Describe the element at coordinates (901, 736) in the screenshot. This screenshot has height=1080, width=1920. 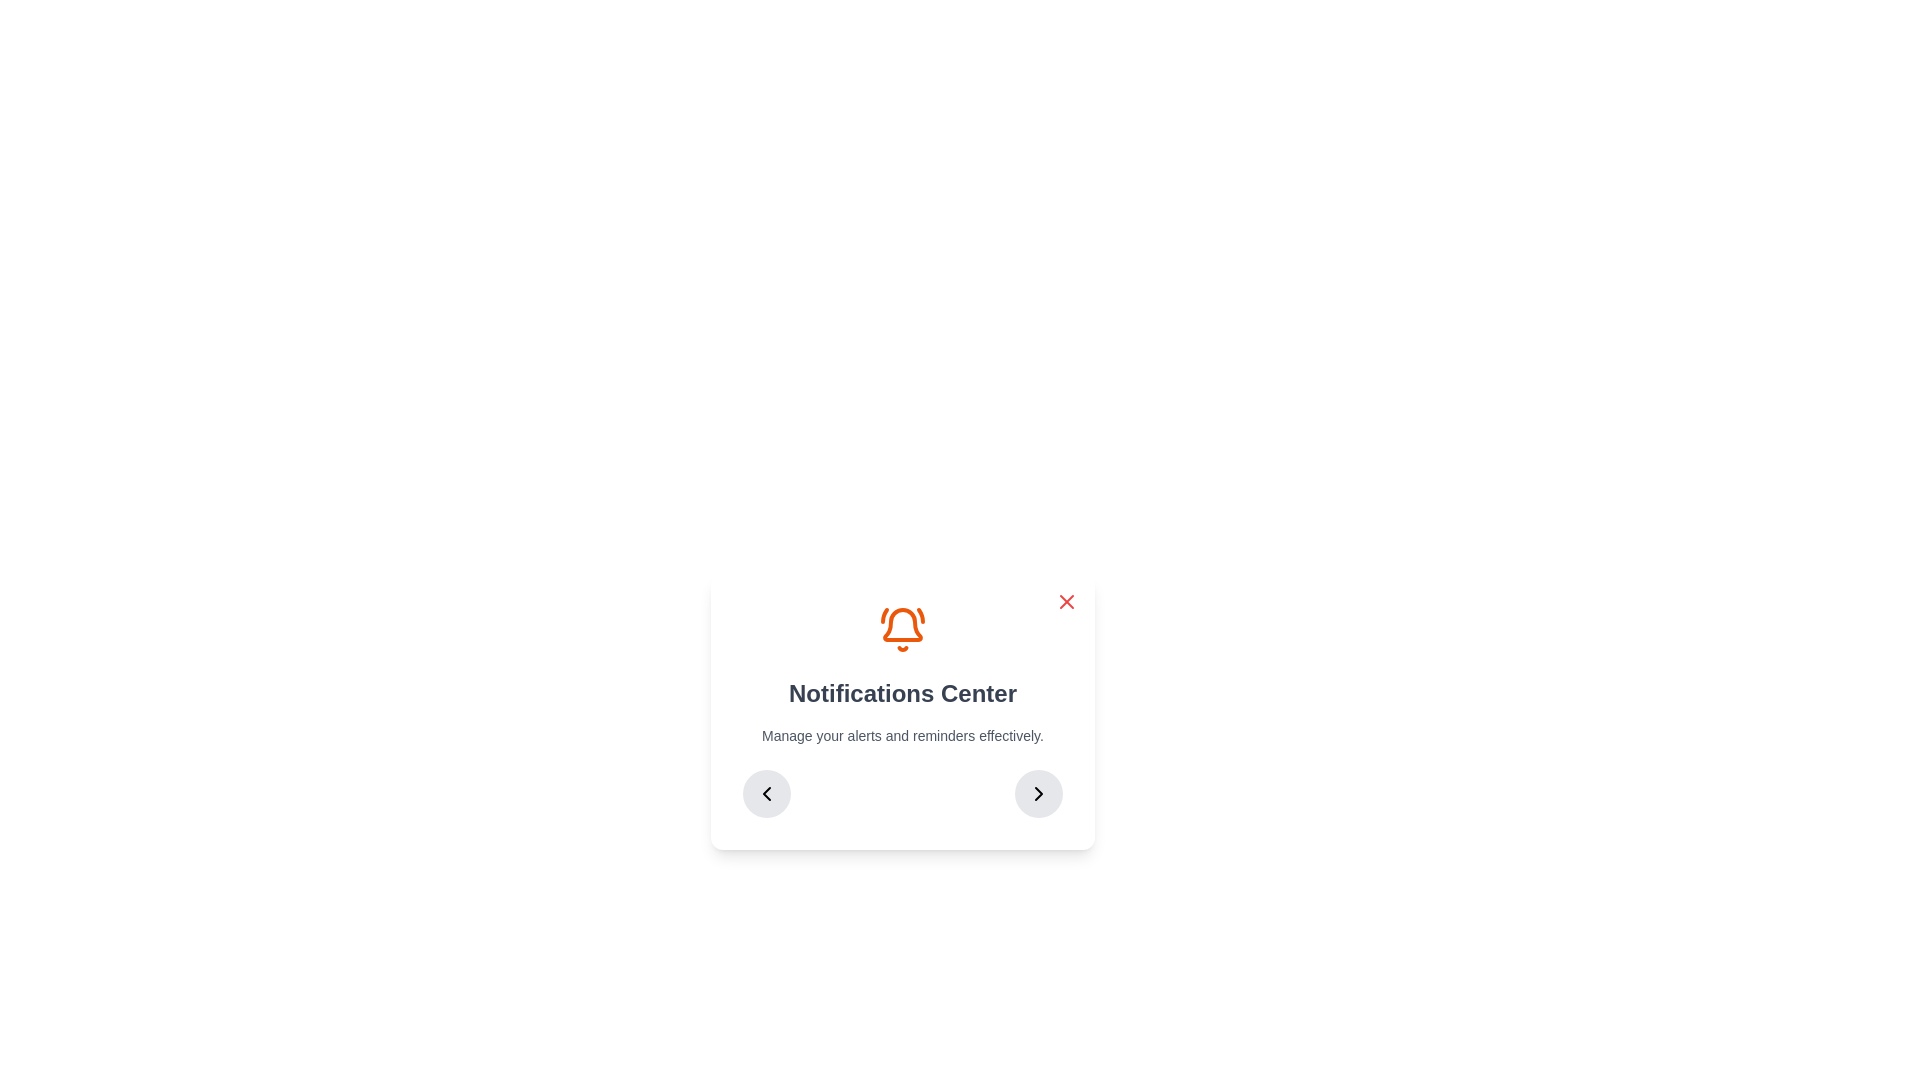
I see `text label that says 'Manage your alerts and reminders effectively.' positioned beneath the 'Notifications Center' heading` at that location.